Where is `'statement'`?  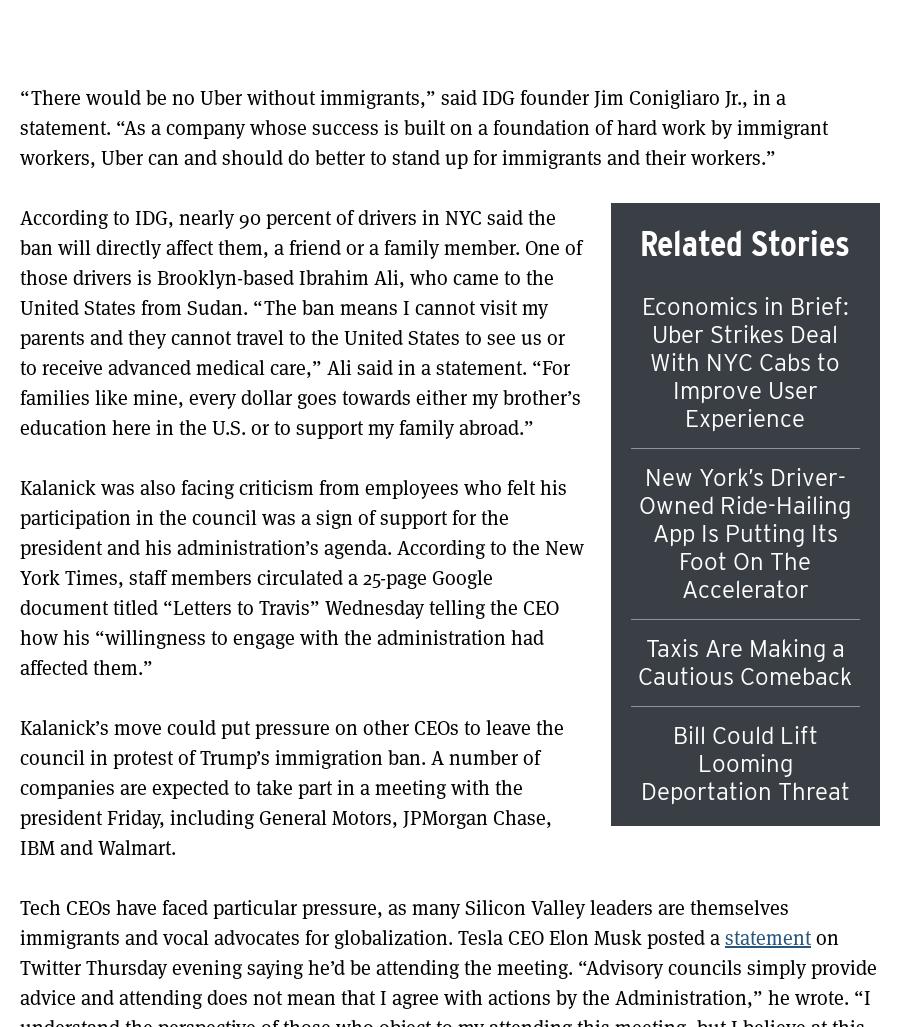
'statement' is located at coordinates (766, 937).